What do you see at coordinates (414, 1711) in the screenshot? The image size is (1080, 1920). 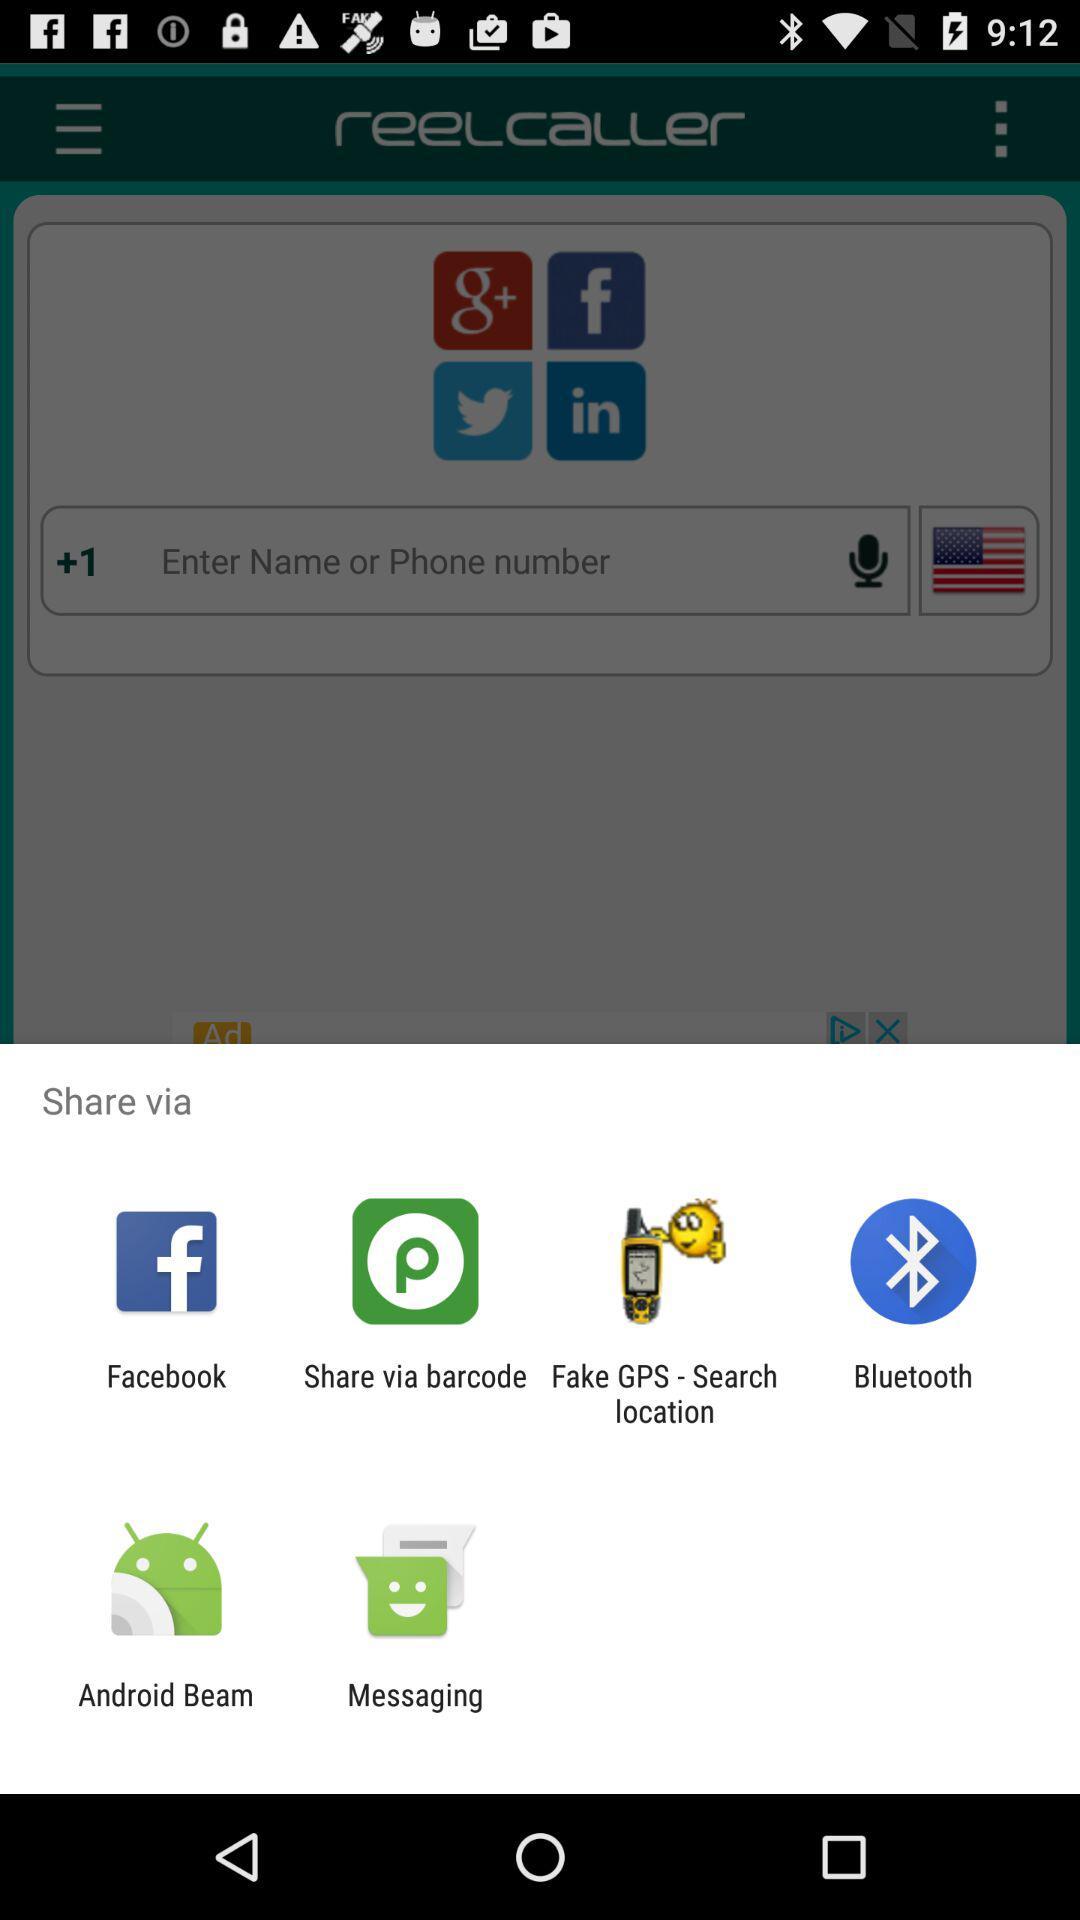 I see `messaging icon` at bounding box center [414, 1711].